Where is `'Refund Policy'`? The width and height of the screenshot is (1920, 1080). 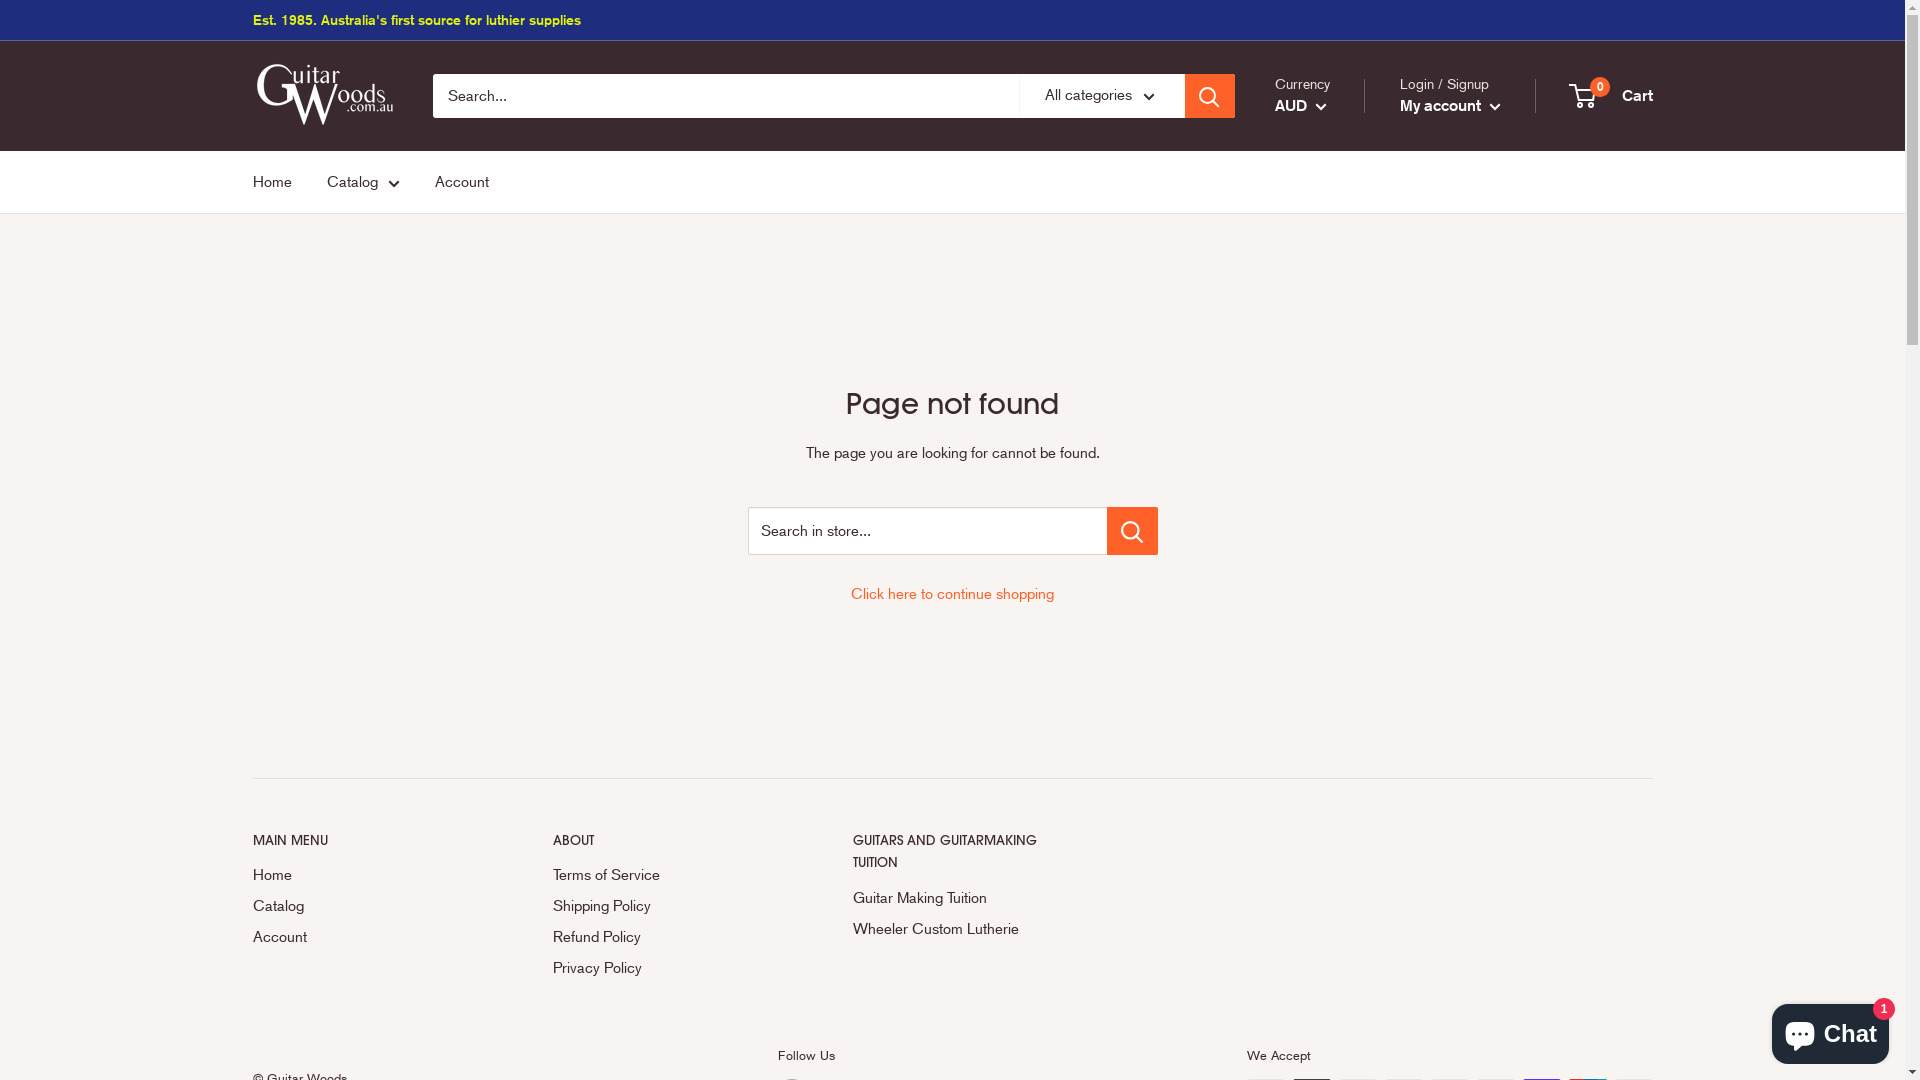
'Refund Policy' is located at coordinates (552, 937).